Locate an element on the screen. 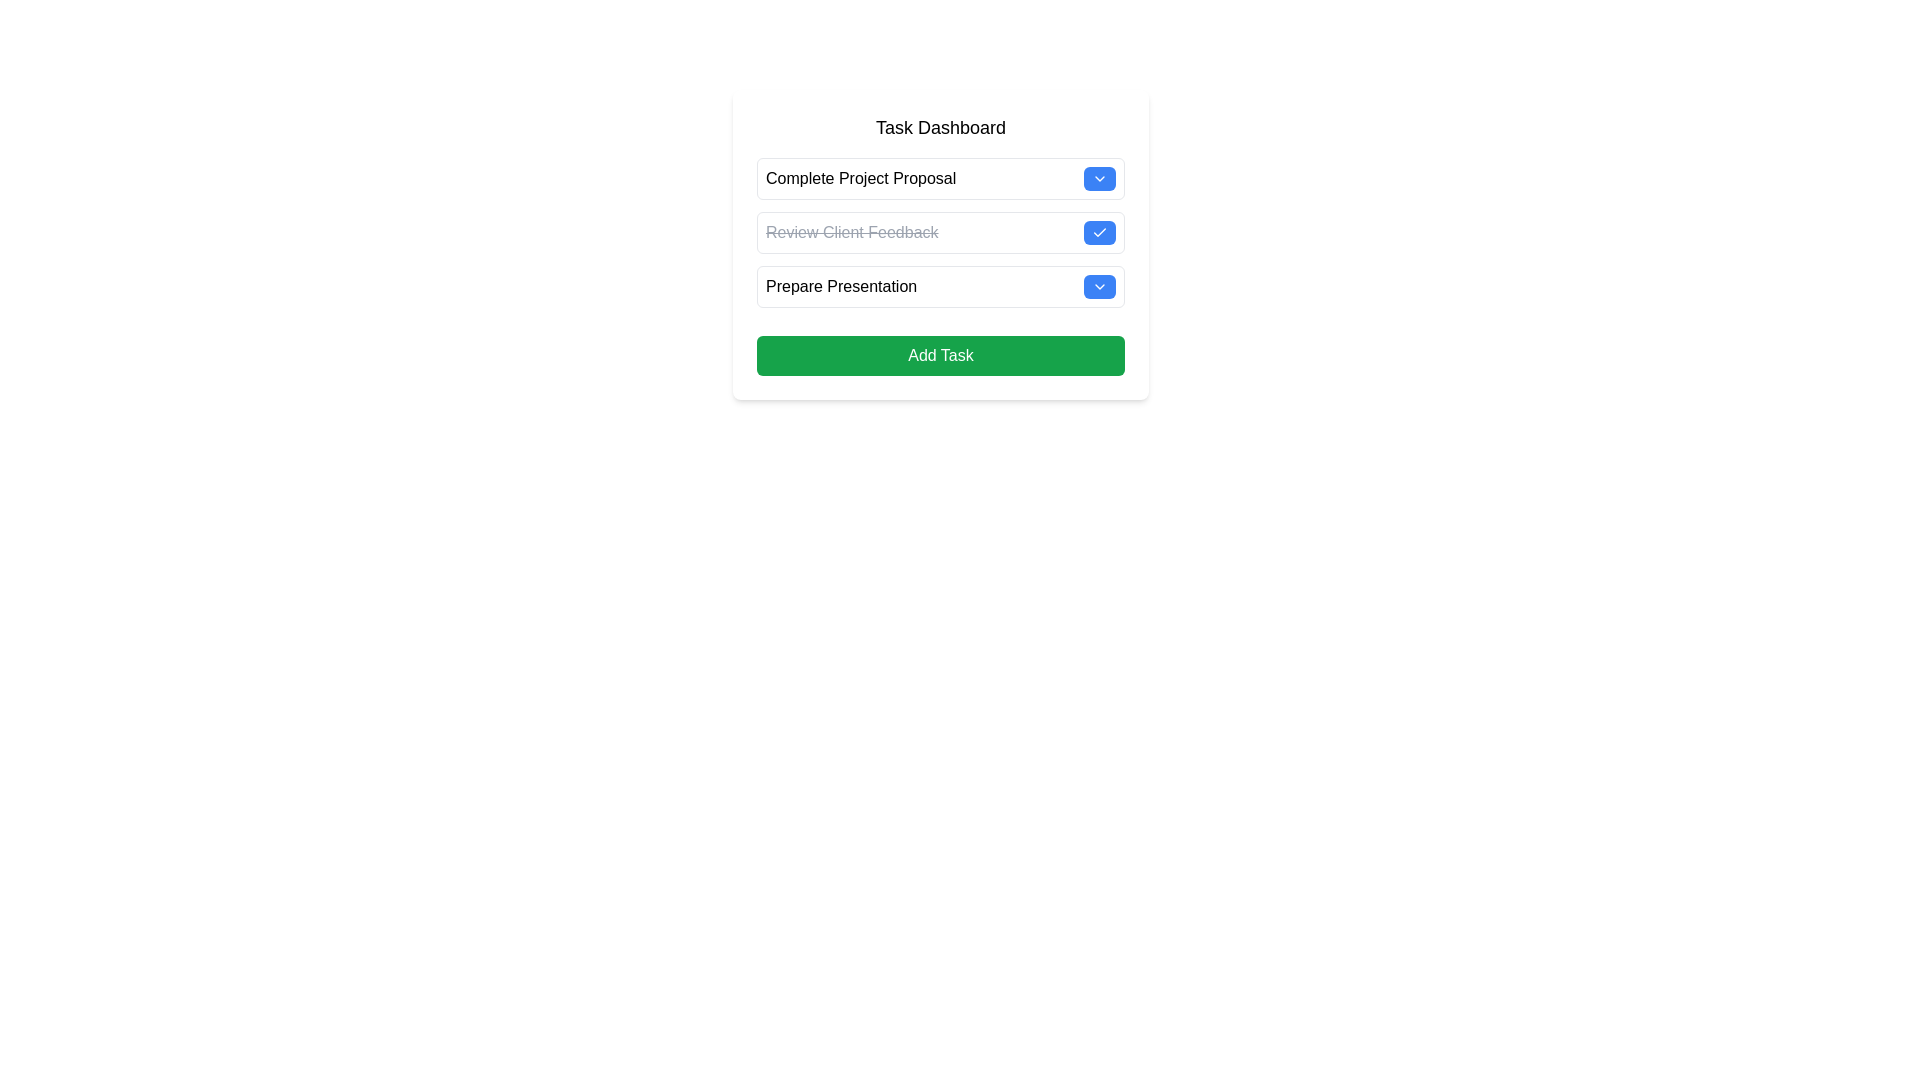 This screenshot has height=1080, width=1920. the checkmark icon within the 'Review Client Feedback' task item, which has a blue background and white stroke, indicating completion or confirmation is located at coordinates (1098, 231).